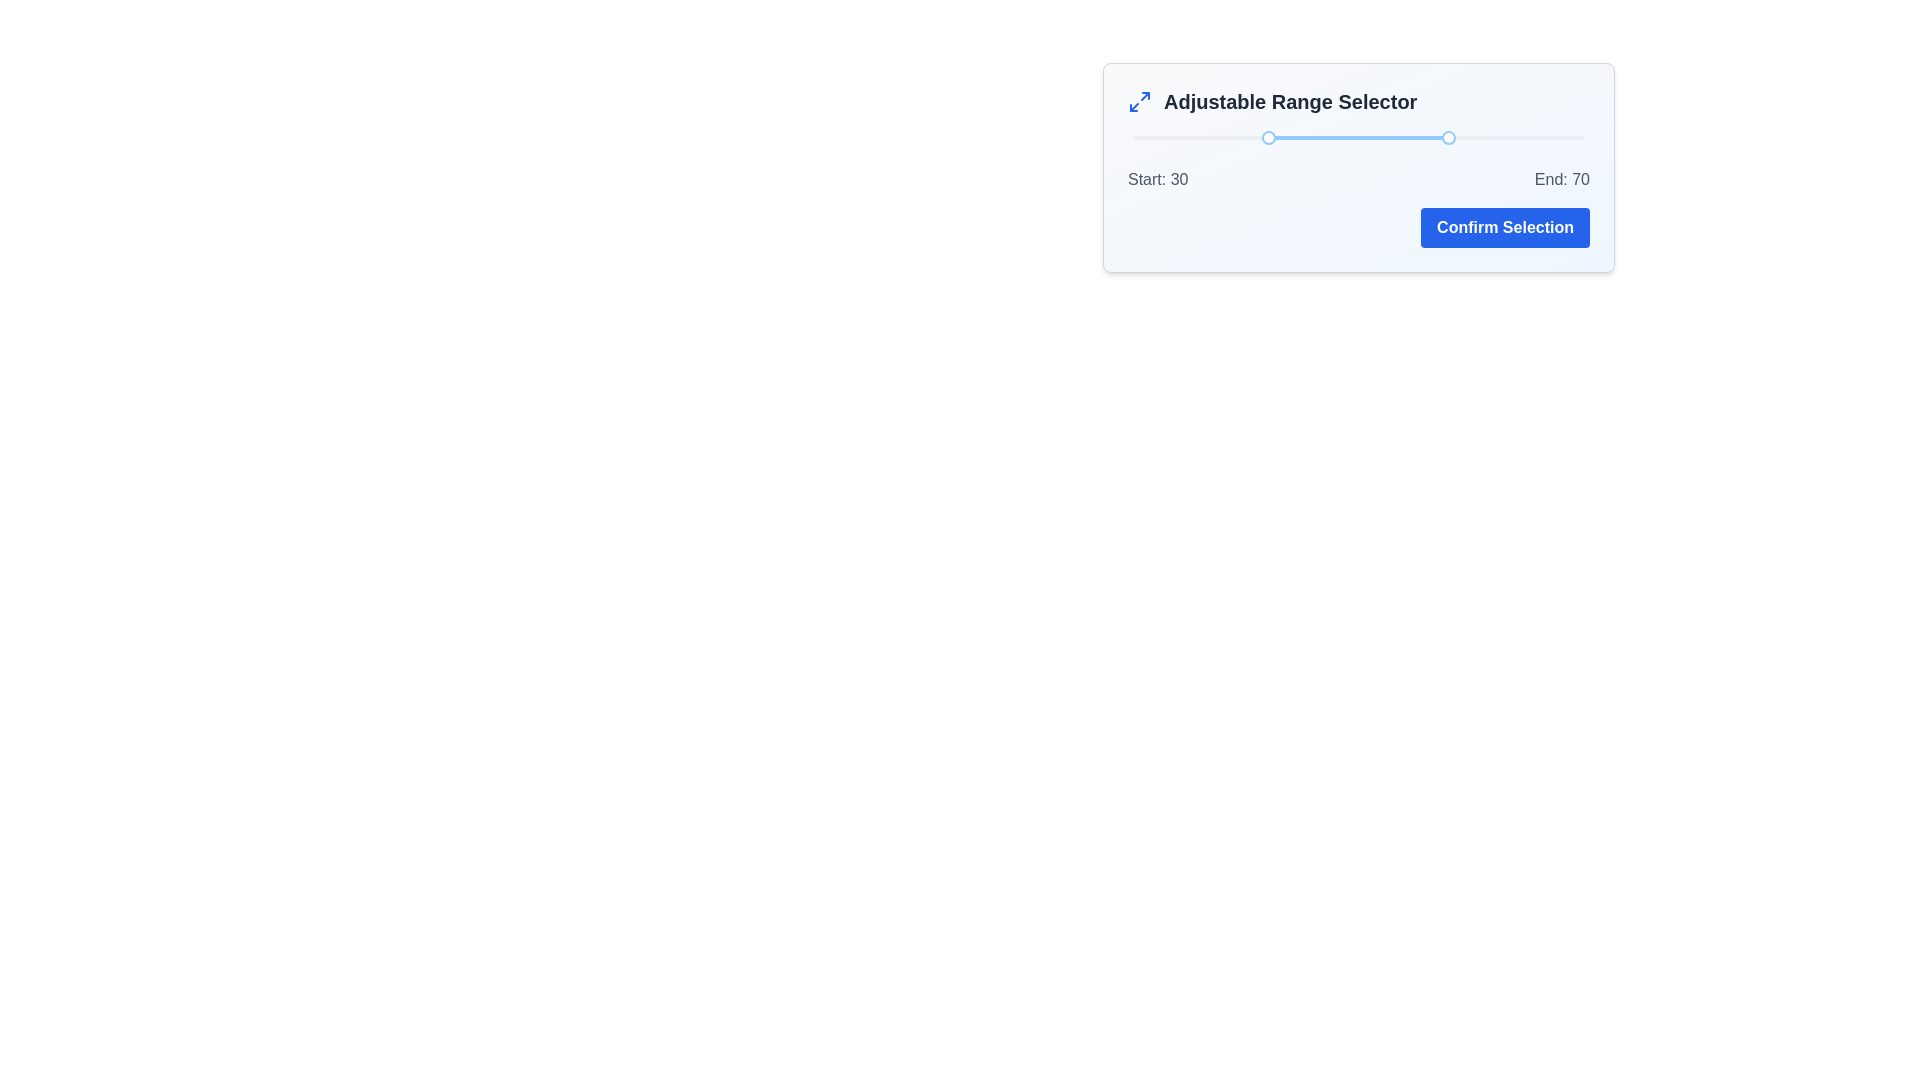 The width and height of the screenshot is (1920, 1080). What do you see at coordinates (1358, 161) in the screenshot?
I see `the Range Slider` at bounding box center [1358, 161].